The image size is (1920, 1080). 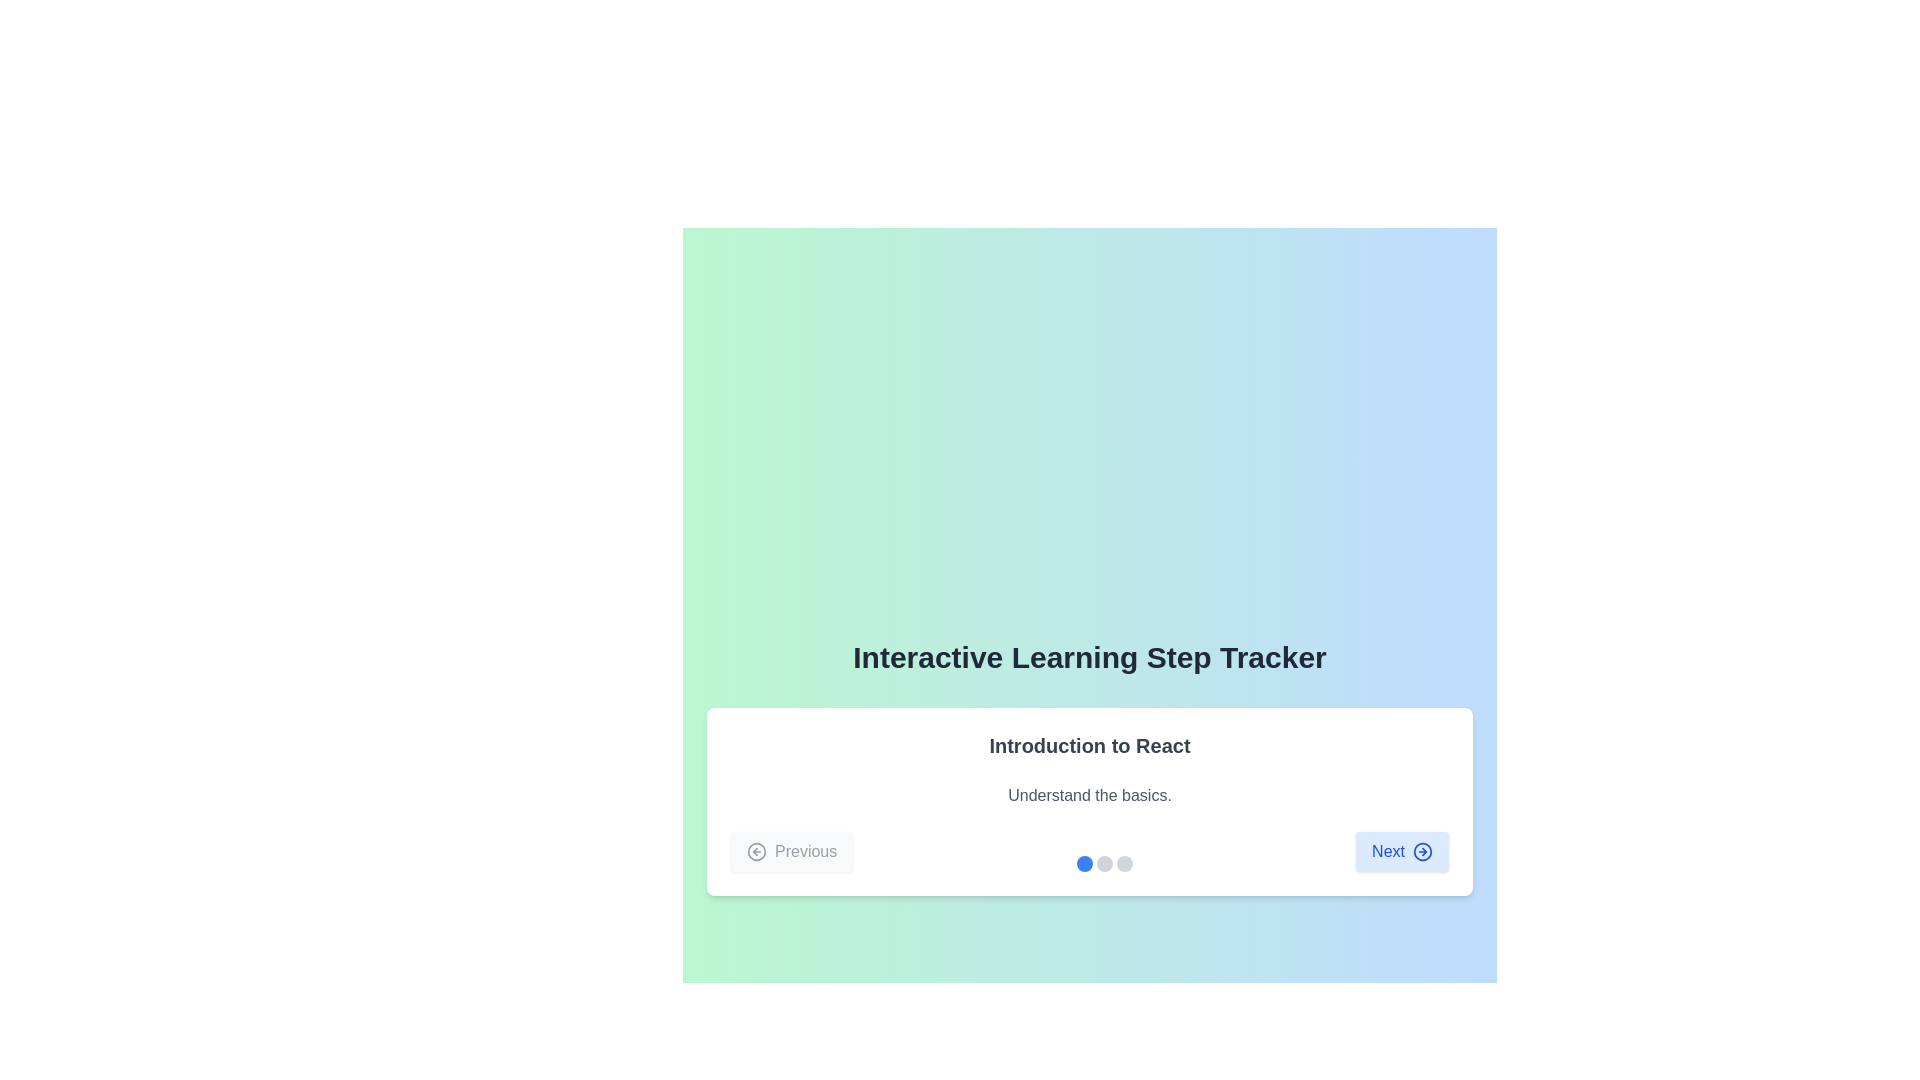 What do you see at coordinates (1088, 658) in the screenshot?
I see `the text heading 'Interactive Learning Step Tracker', which is prominently displayed in a bold font at the top of the card layout` at bounding box center [1088, 658].